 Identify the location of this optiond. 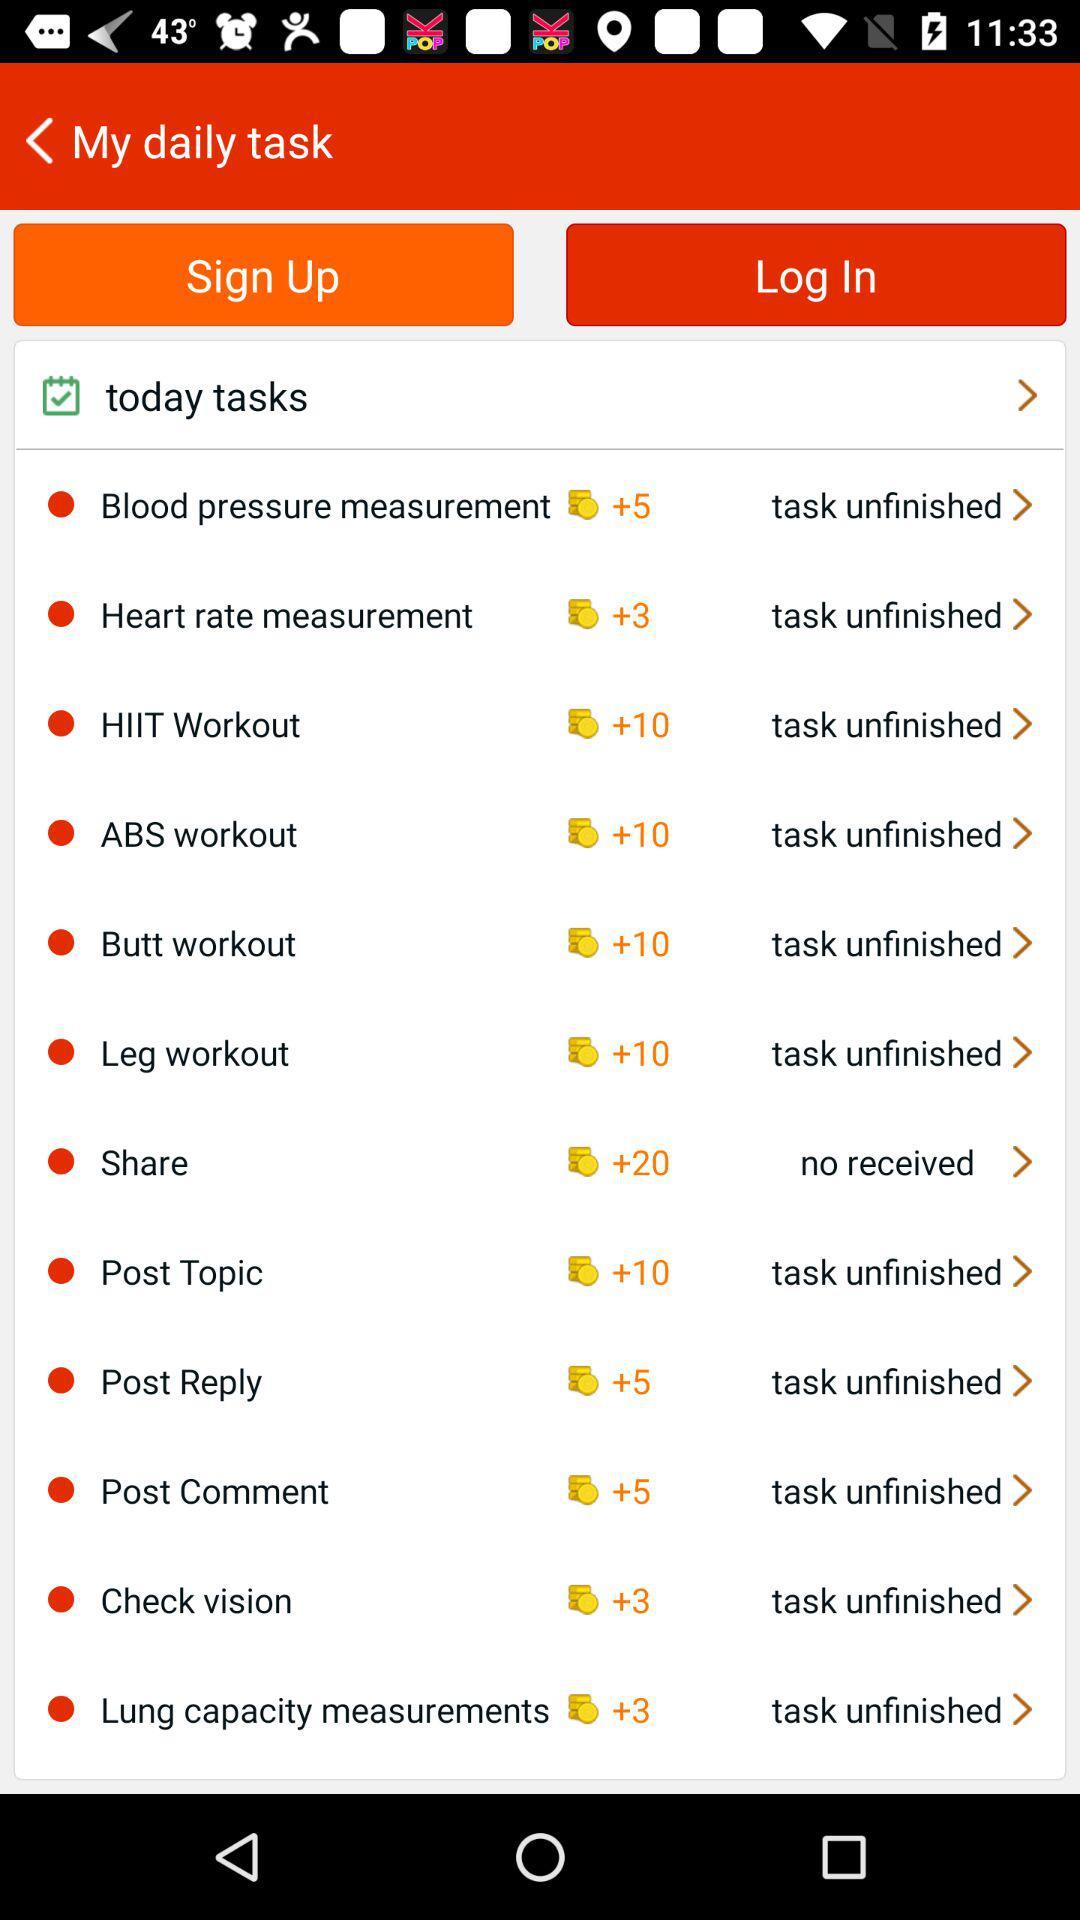
(60, 832).